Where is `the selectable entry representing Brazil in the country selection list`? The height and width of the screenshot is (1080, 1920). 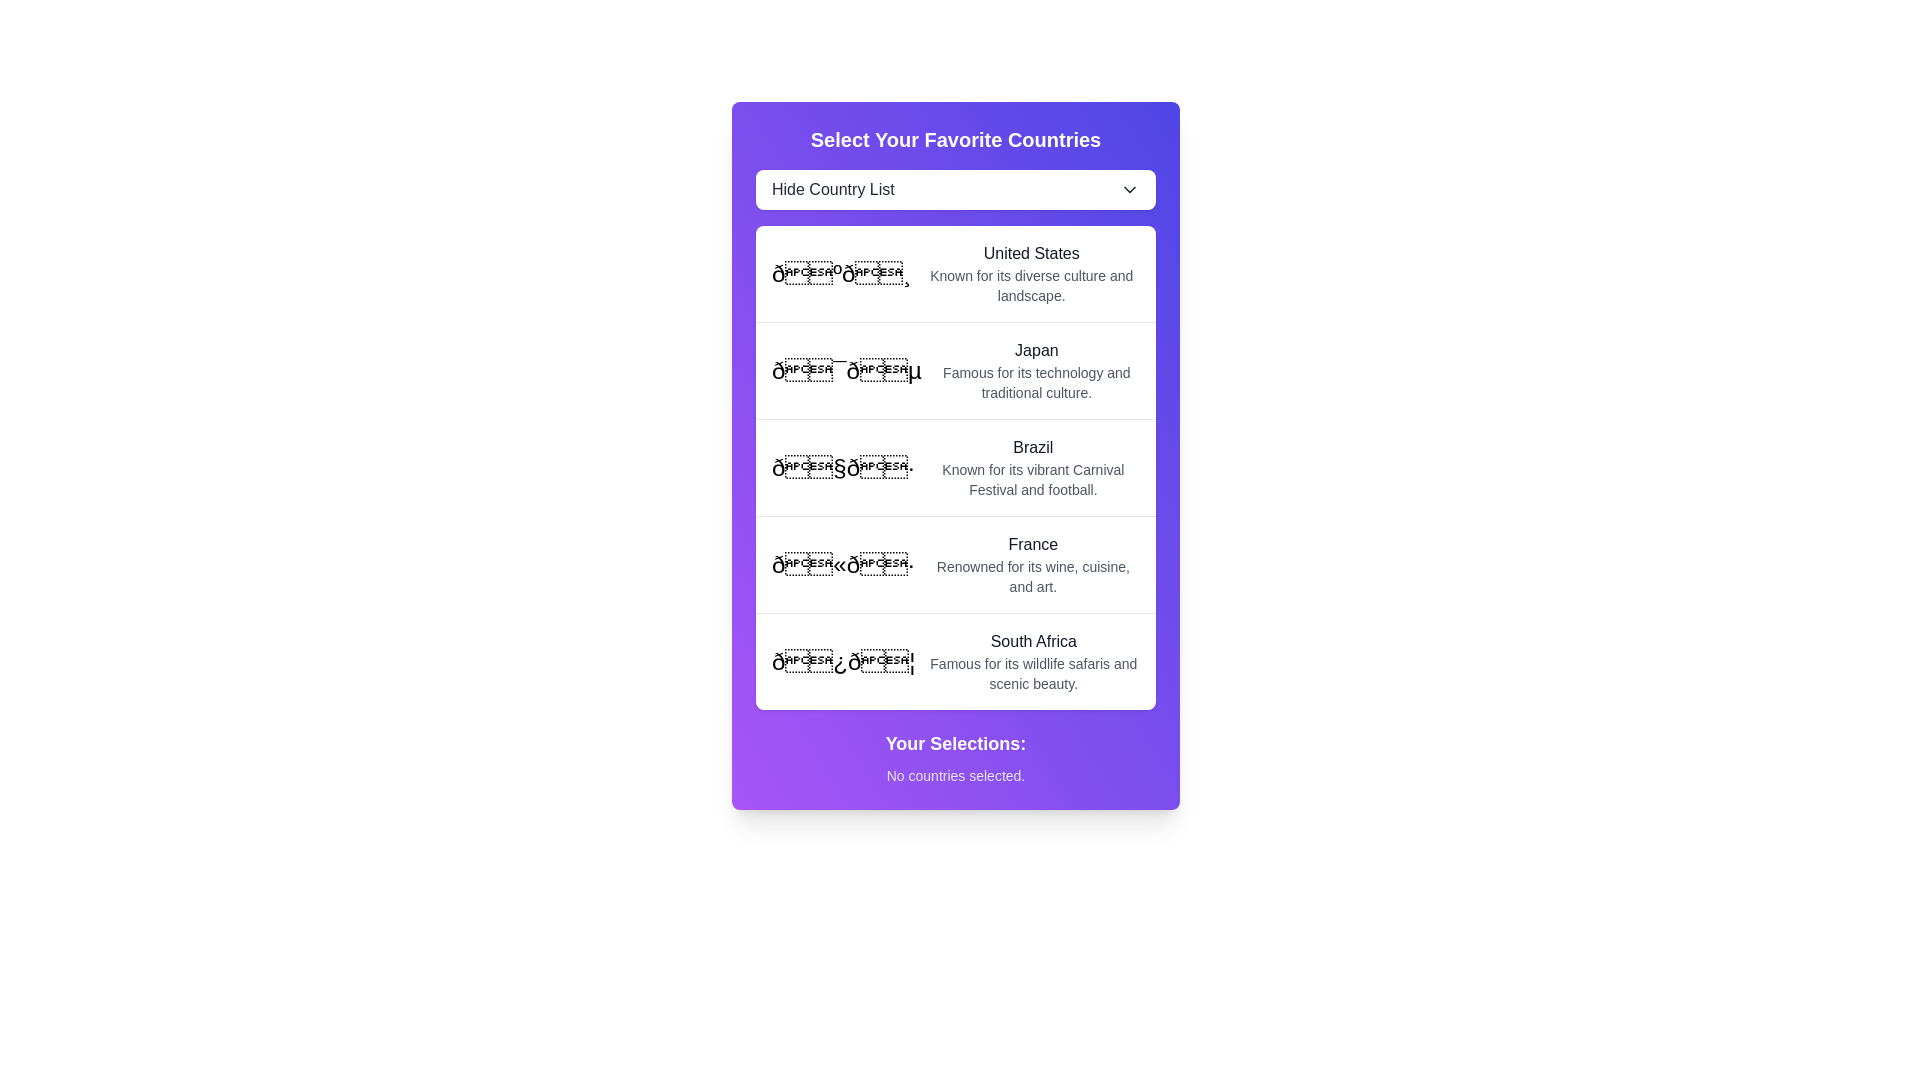 the selectable entry representing Brazil in the country selection list is located at coordinates (954, 467).